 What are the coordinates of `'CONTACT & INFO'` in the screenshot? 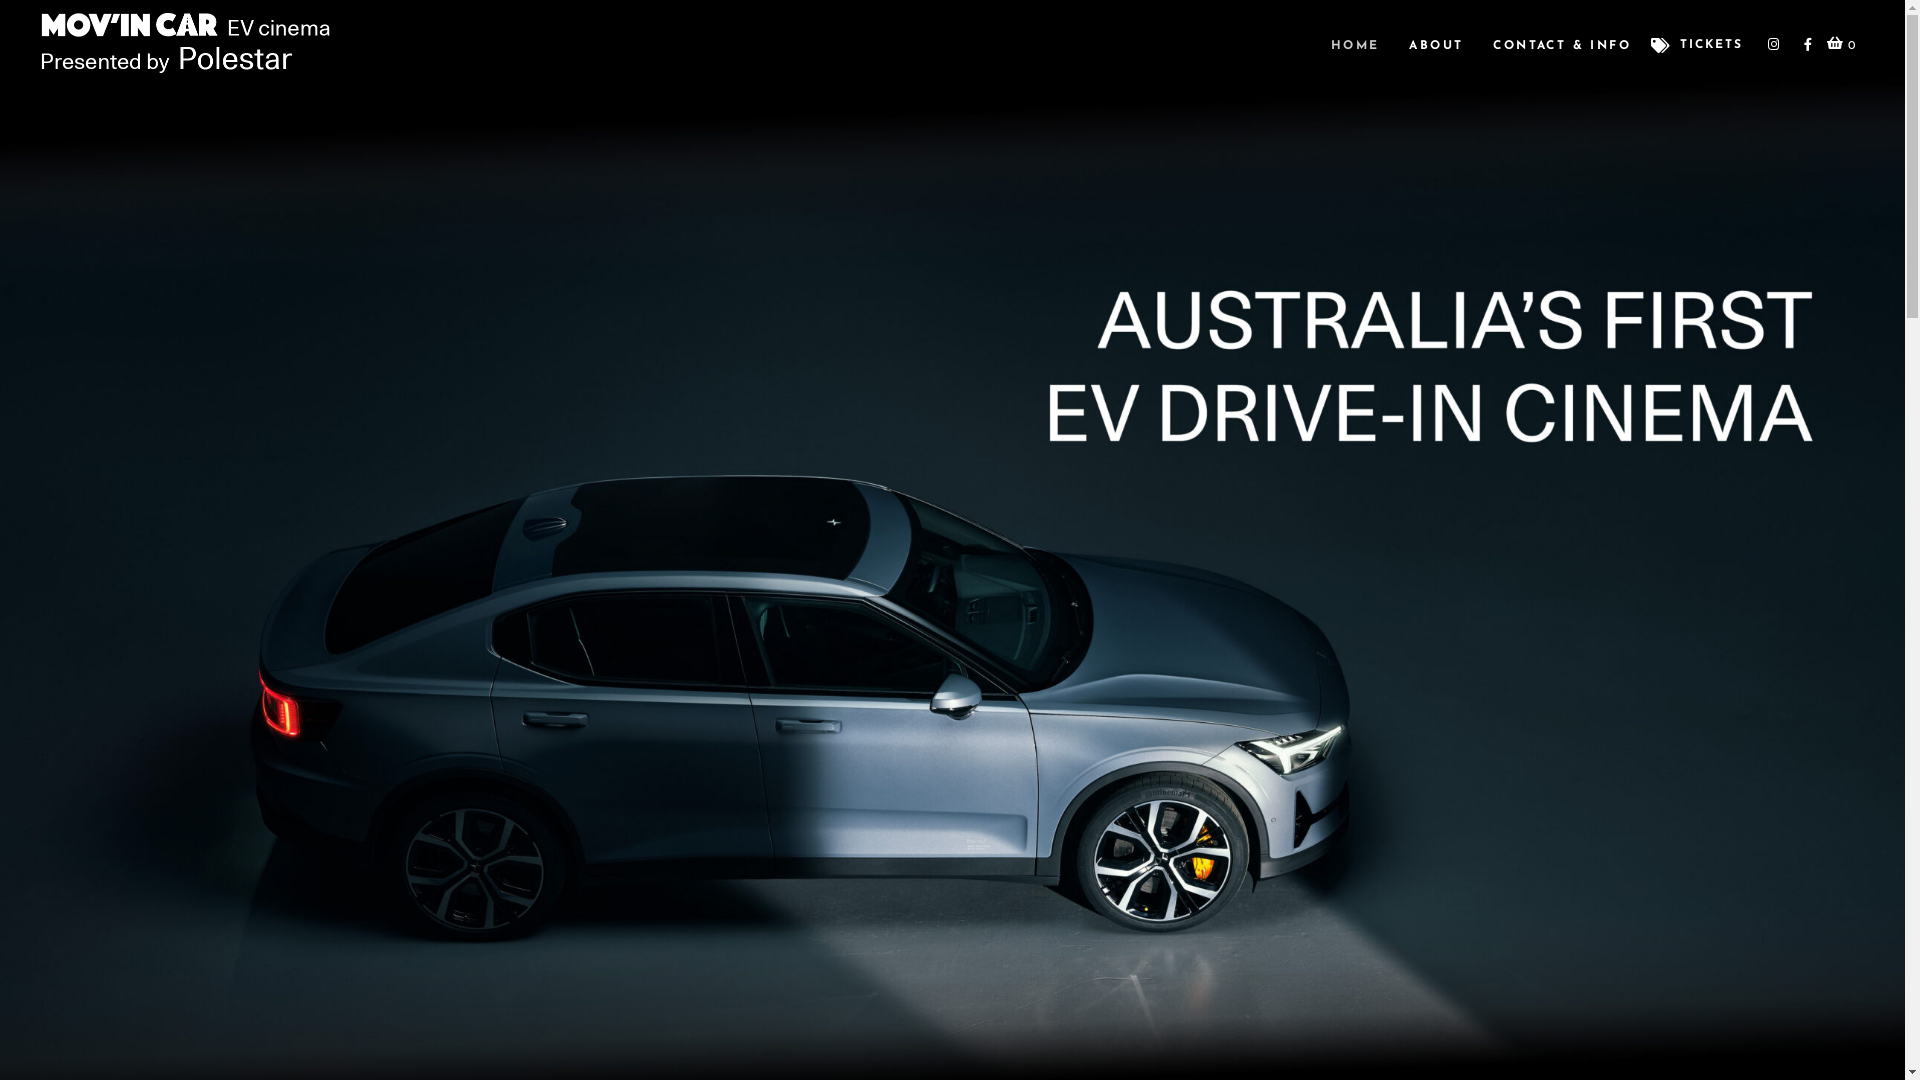 It's located at (1478, 45).